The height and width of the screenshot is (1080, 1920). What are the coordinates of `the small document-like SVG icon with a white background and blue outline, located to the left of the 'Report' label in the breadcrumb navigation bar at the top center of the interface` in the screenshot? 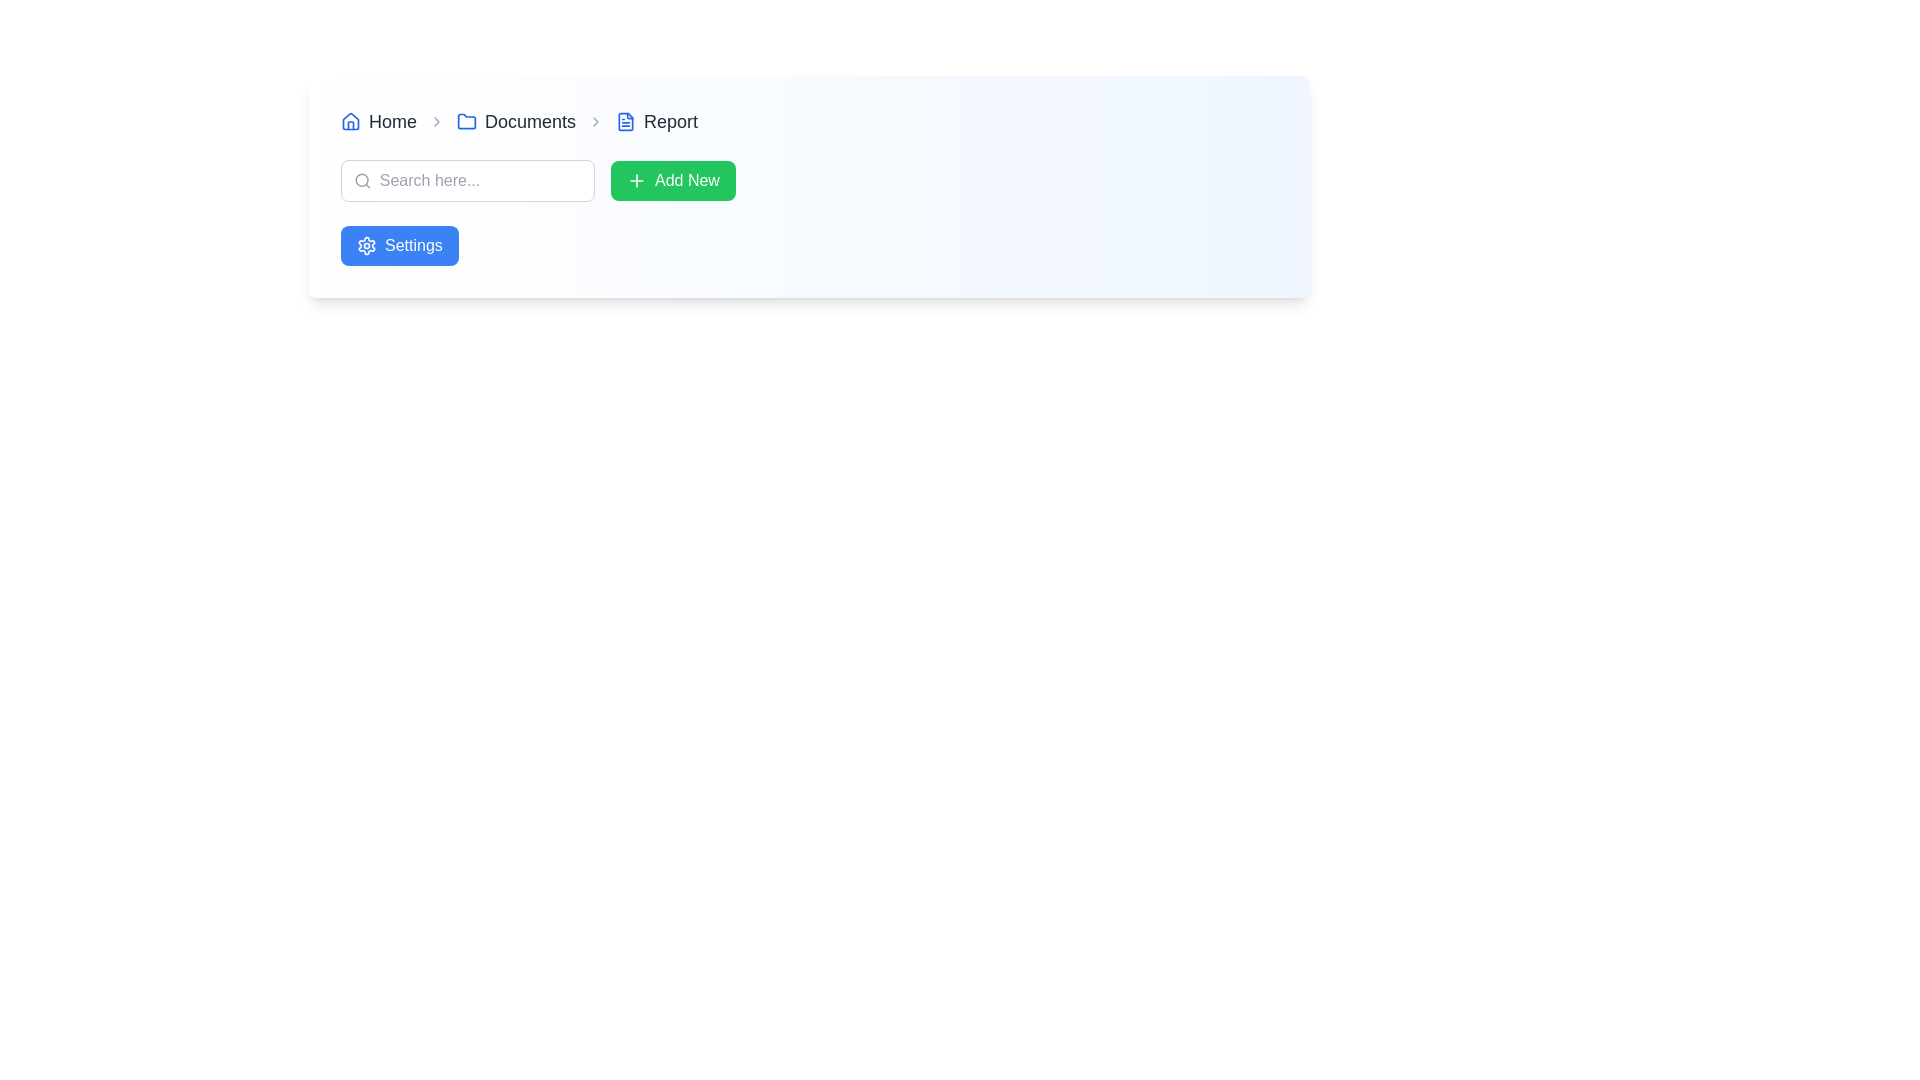 It's located at (625, 122).